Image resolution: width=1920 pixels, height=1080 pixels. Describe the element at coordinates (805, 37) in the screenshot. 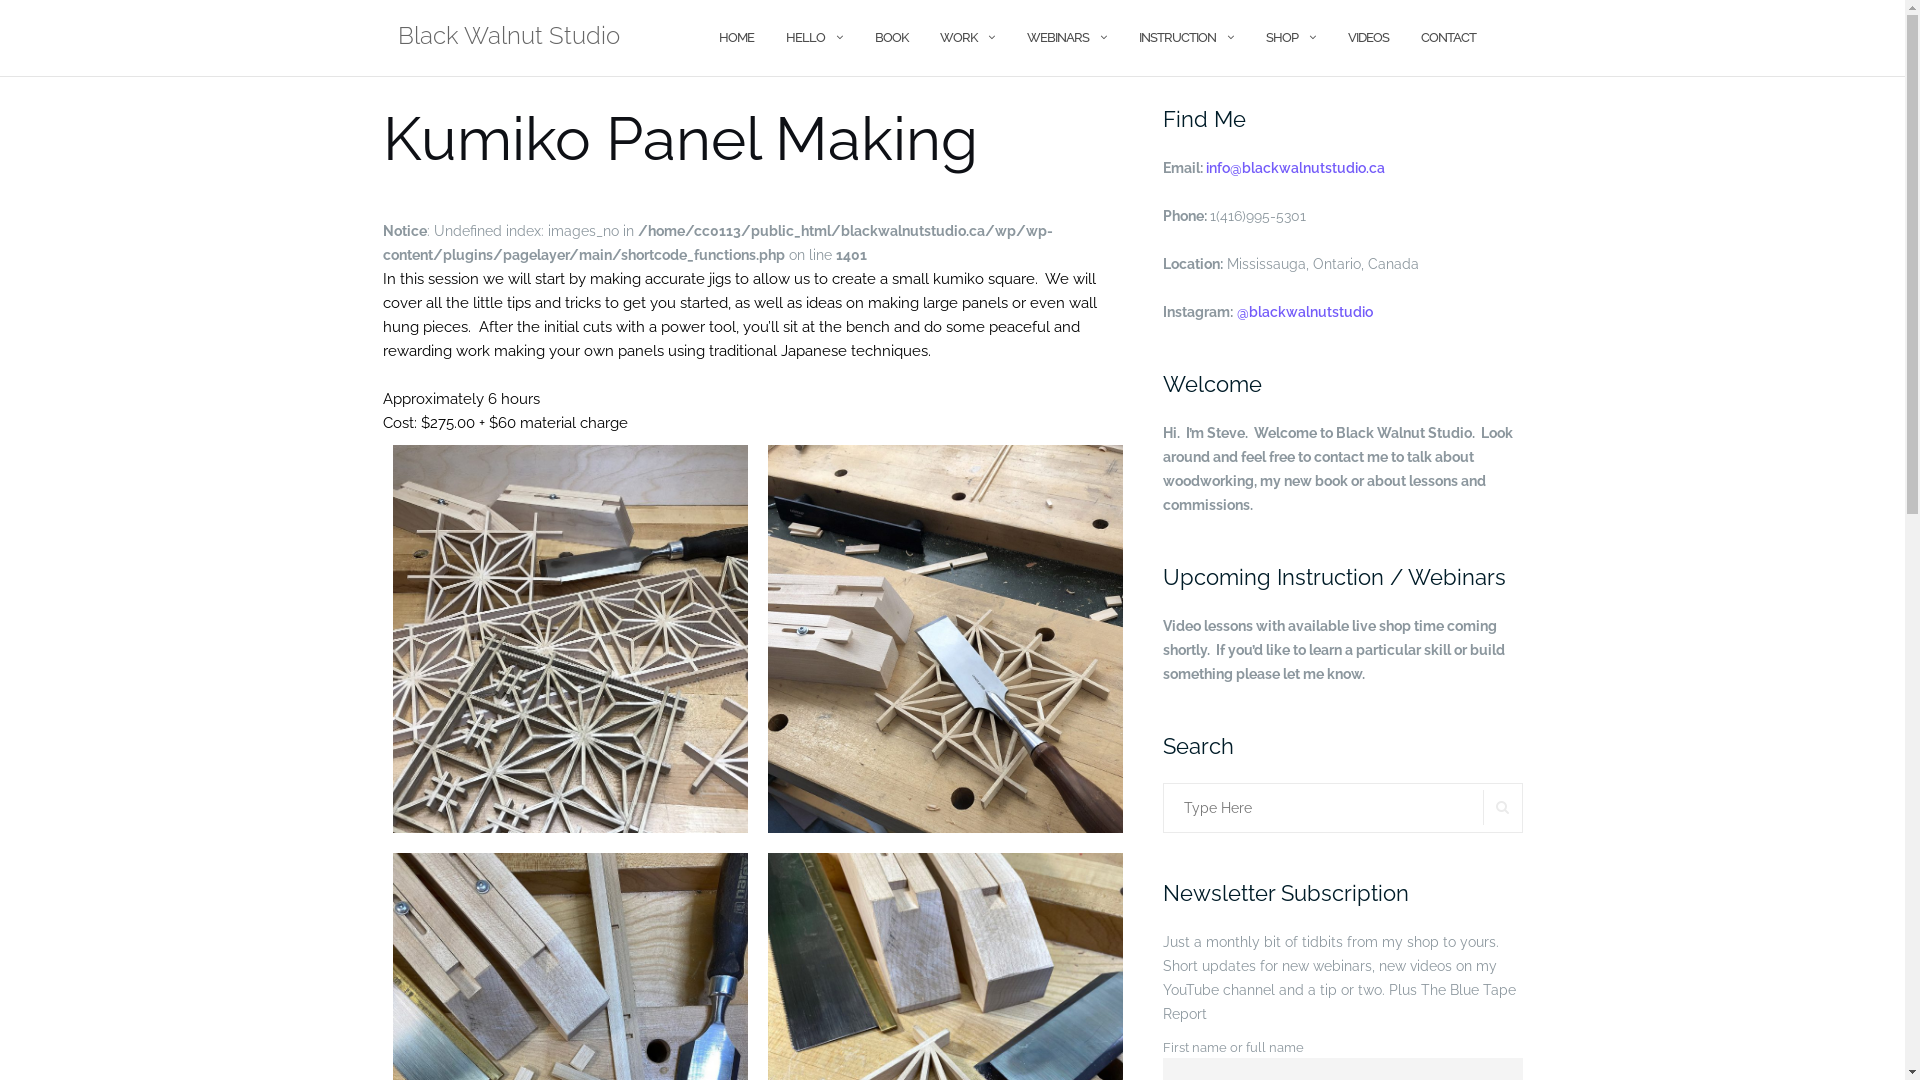

I see `'HELLO'` at that location.